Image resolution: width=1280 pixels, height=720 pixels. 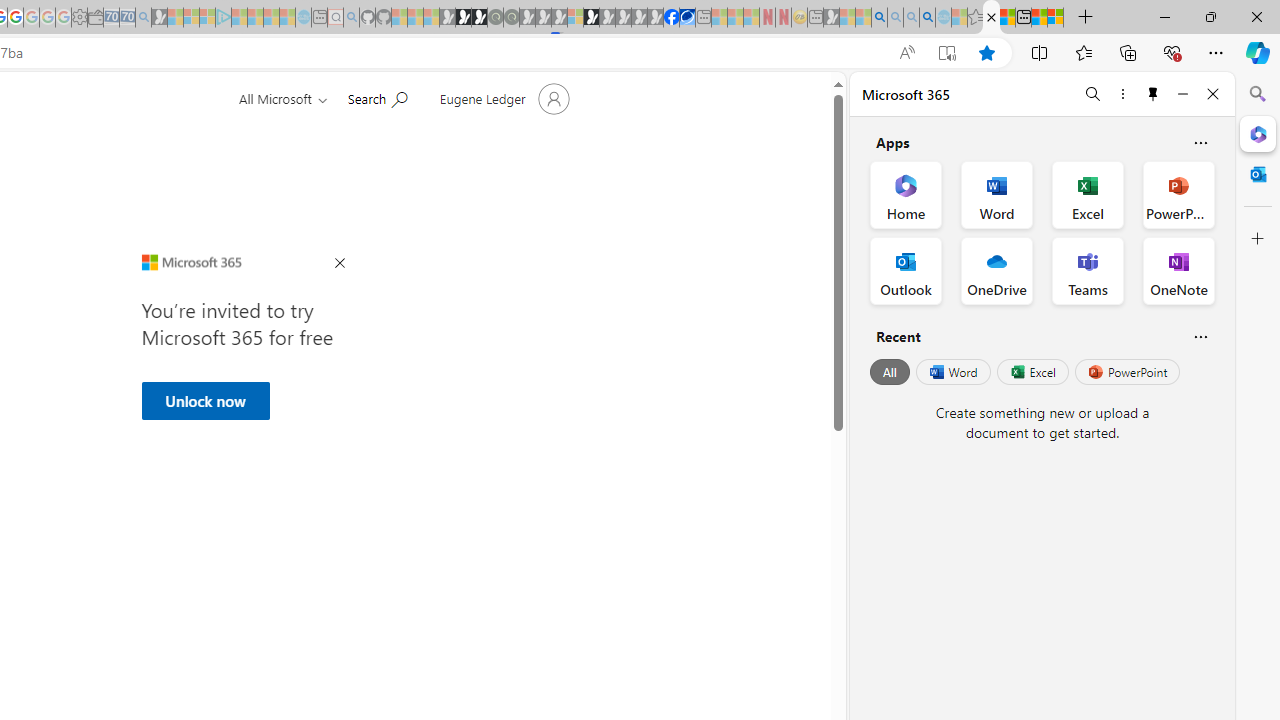 What do you see at coordinates (1178, 195) in the screenshot?
I see `'PowerPoint Office App'` at bounding box center [1178, 195].